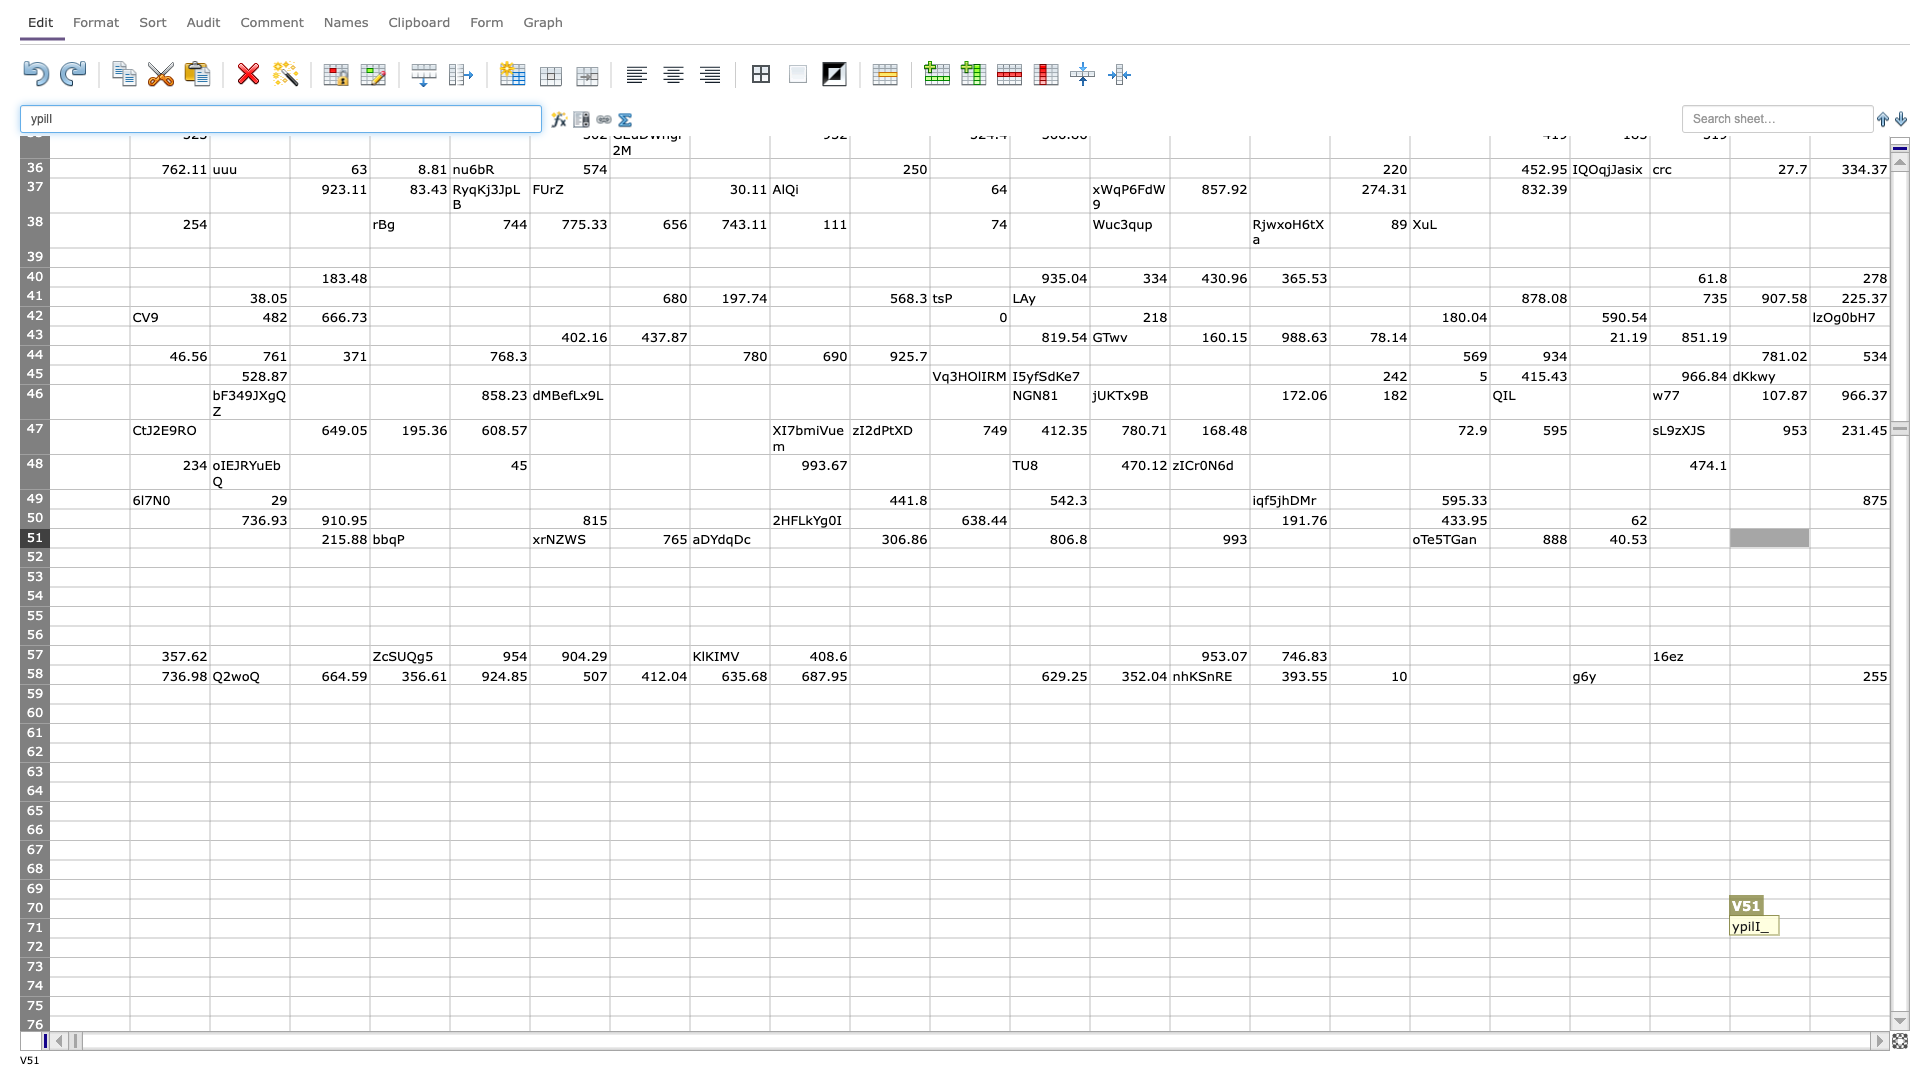 The height and width of the screenshot is (1080, 1920). Describe the element at coordinates (210, 956) in the screenshot. I see `fill handle point of B72` at that location.